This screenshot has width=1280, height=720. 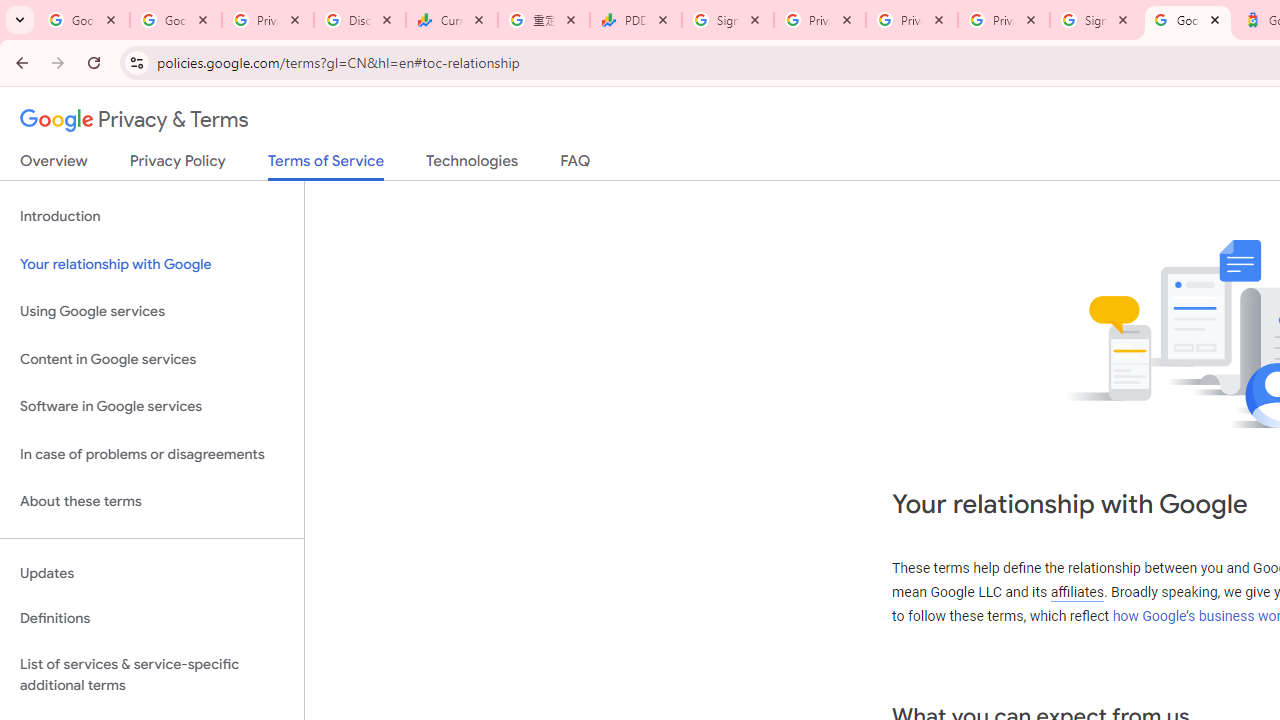 What do you see at coordinates (151, 454) in the screenshot?
I see `'In case of problems or disagreements'` at bounding box center [151, 454].